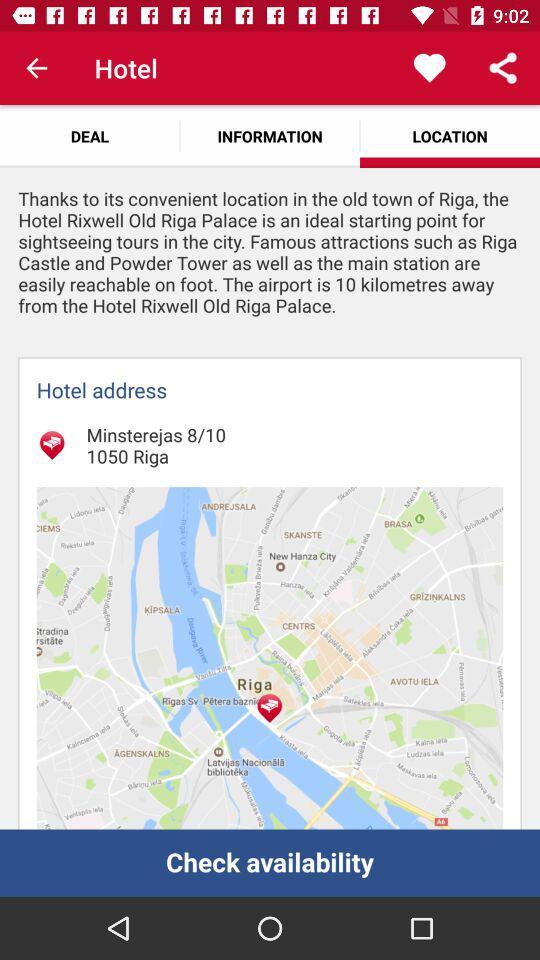 Image resolution: width=540 pixels, height=960 pixels. What do you see at coordinates (270, 862) in the screenshot?
I see `check availability item` at bounding box center [270, 862].